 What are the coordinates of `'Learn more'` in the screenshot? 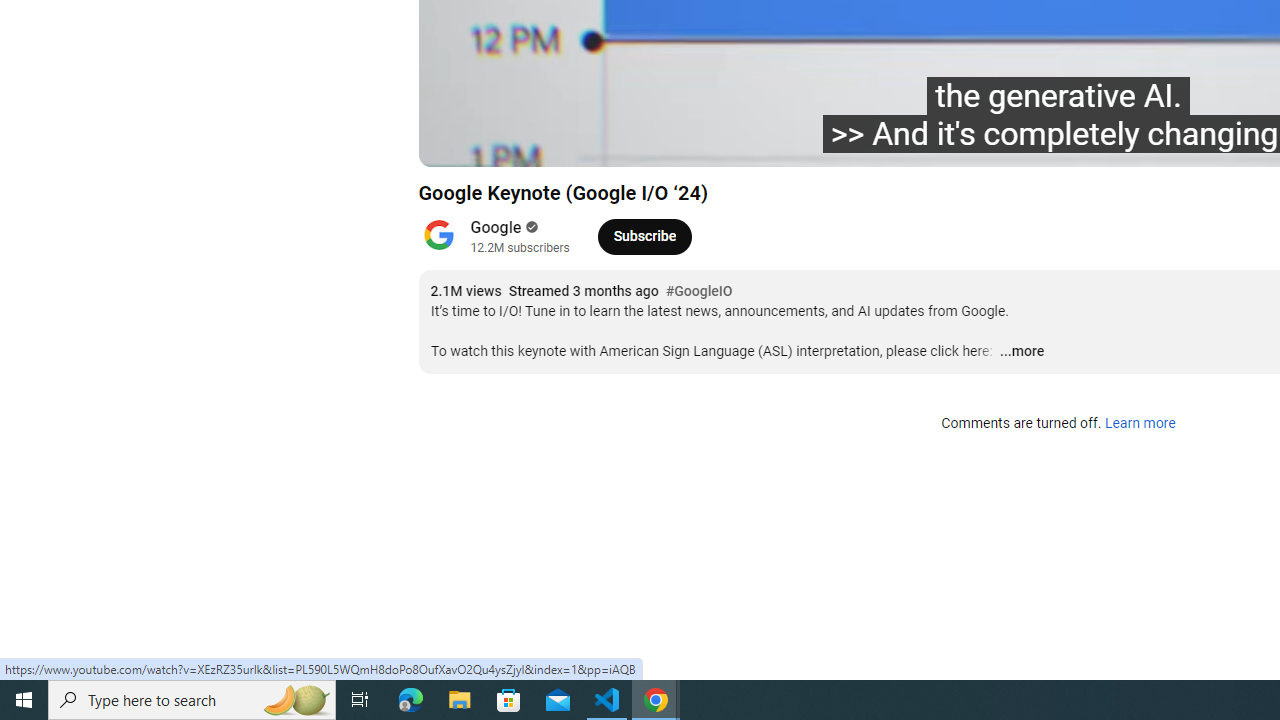 It's located at (1139, 423).